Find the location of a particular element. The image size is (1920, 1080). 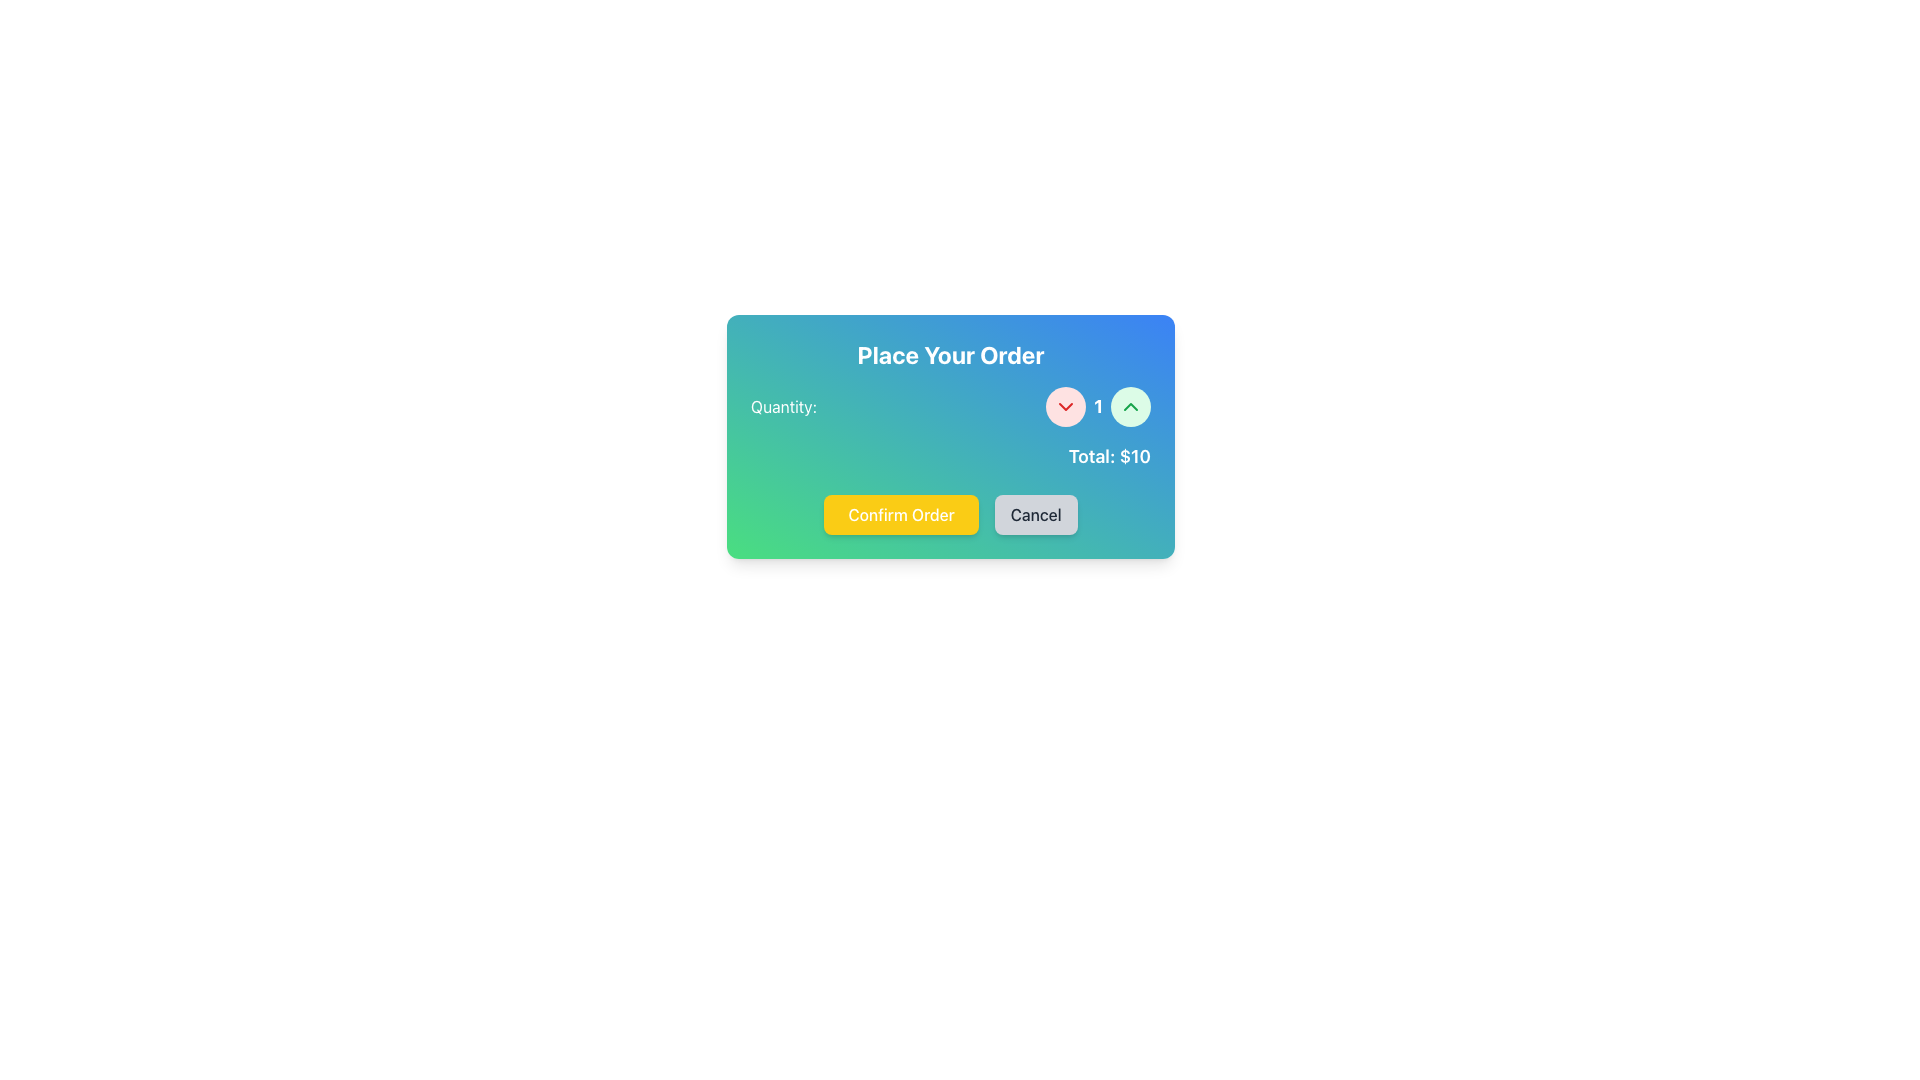

the yellow 'Confirm Order' button with rounded edges located in the modal dialog box to confirm the order is located at coordinates (949, 514).